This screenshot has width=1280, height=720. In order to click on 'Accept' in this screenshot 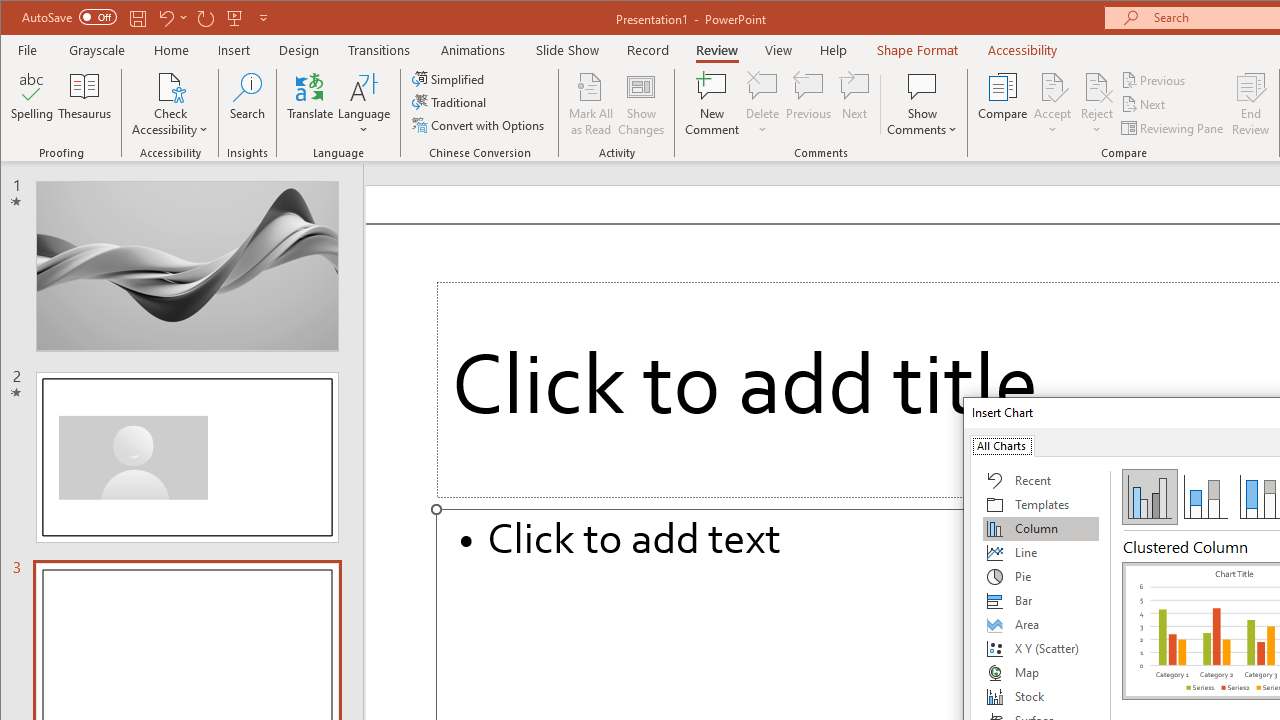, I will do `click(1051, 104)`.